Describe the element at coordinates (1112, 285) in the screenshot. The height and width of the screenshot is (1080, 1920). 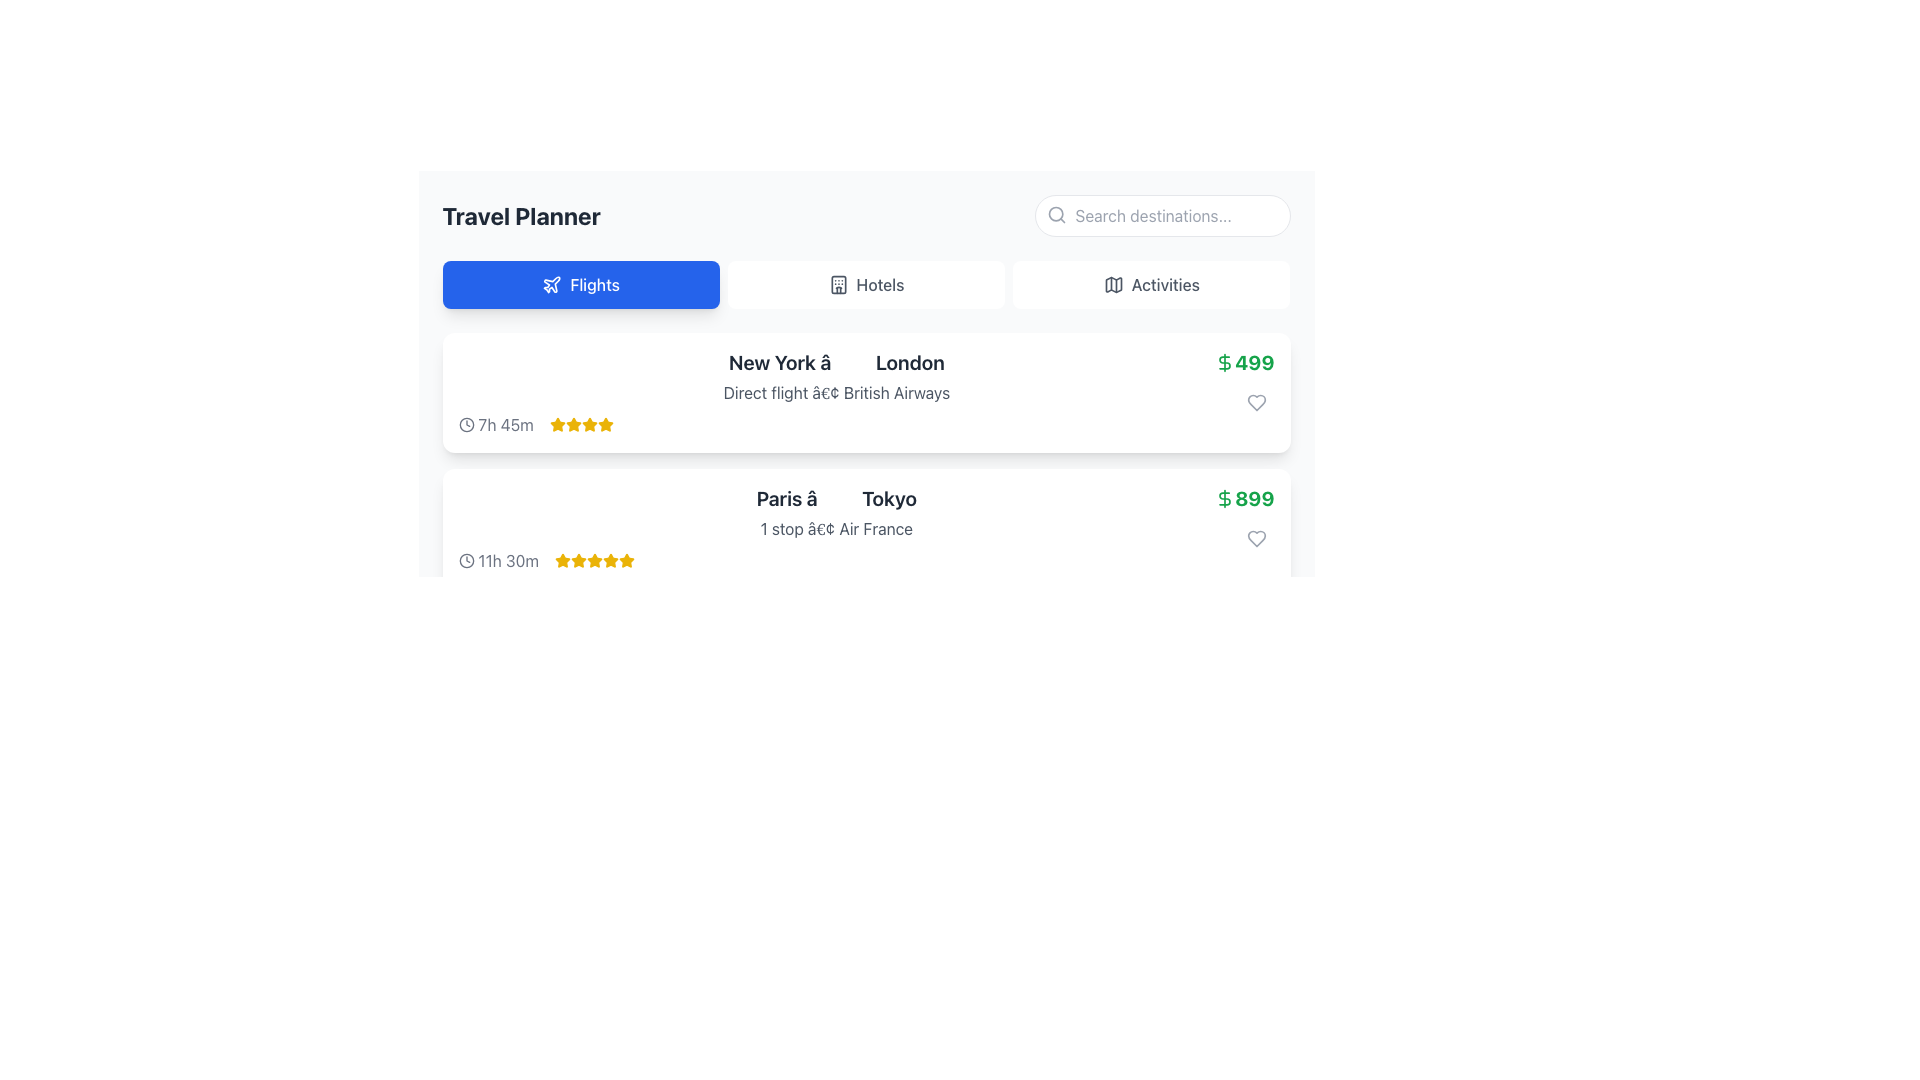
I see `the 'Activities' icon located in the top navigation bar, which is positioned to the left of the text 'Activities'` at that location.